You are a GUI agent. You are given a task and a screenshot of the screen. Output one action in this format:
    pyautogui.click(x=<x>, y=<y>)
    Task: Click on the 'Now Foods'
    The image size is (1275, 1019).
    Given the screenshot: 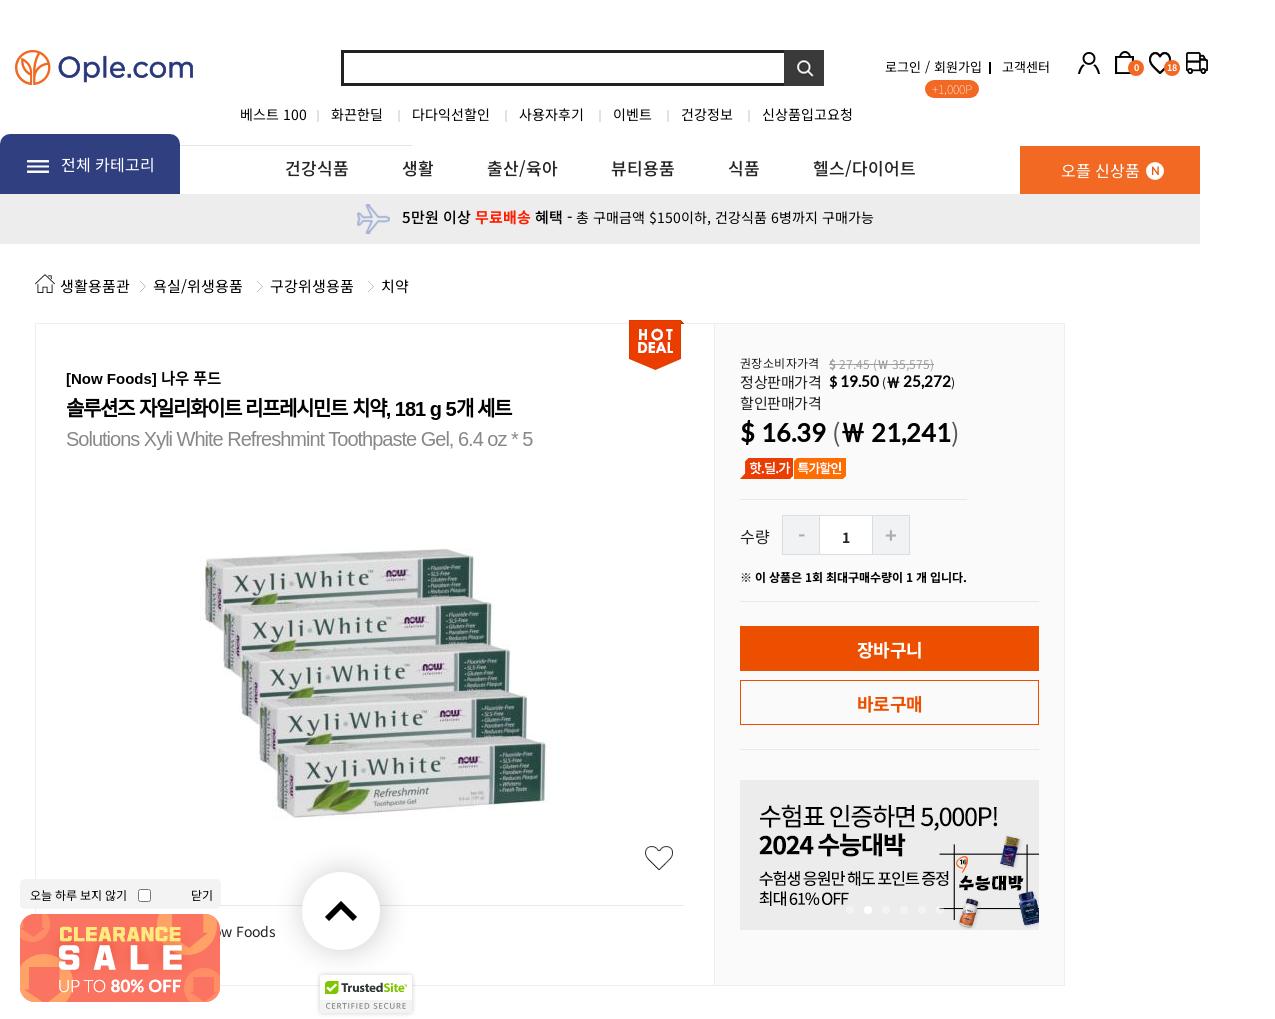 What is the action you would take?
    pyautogui.click(x=238, y=929)
    